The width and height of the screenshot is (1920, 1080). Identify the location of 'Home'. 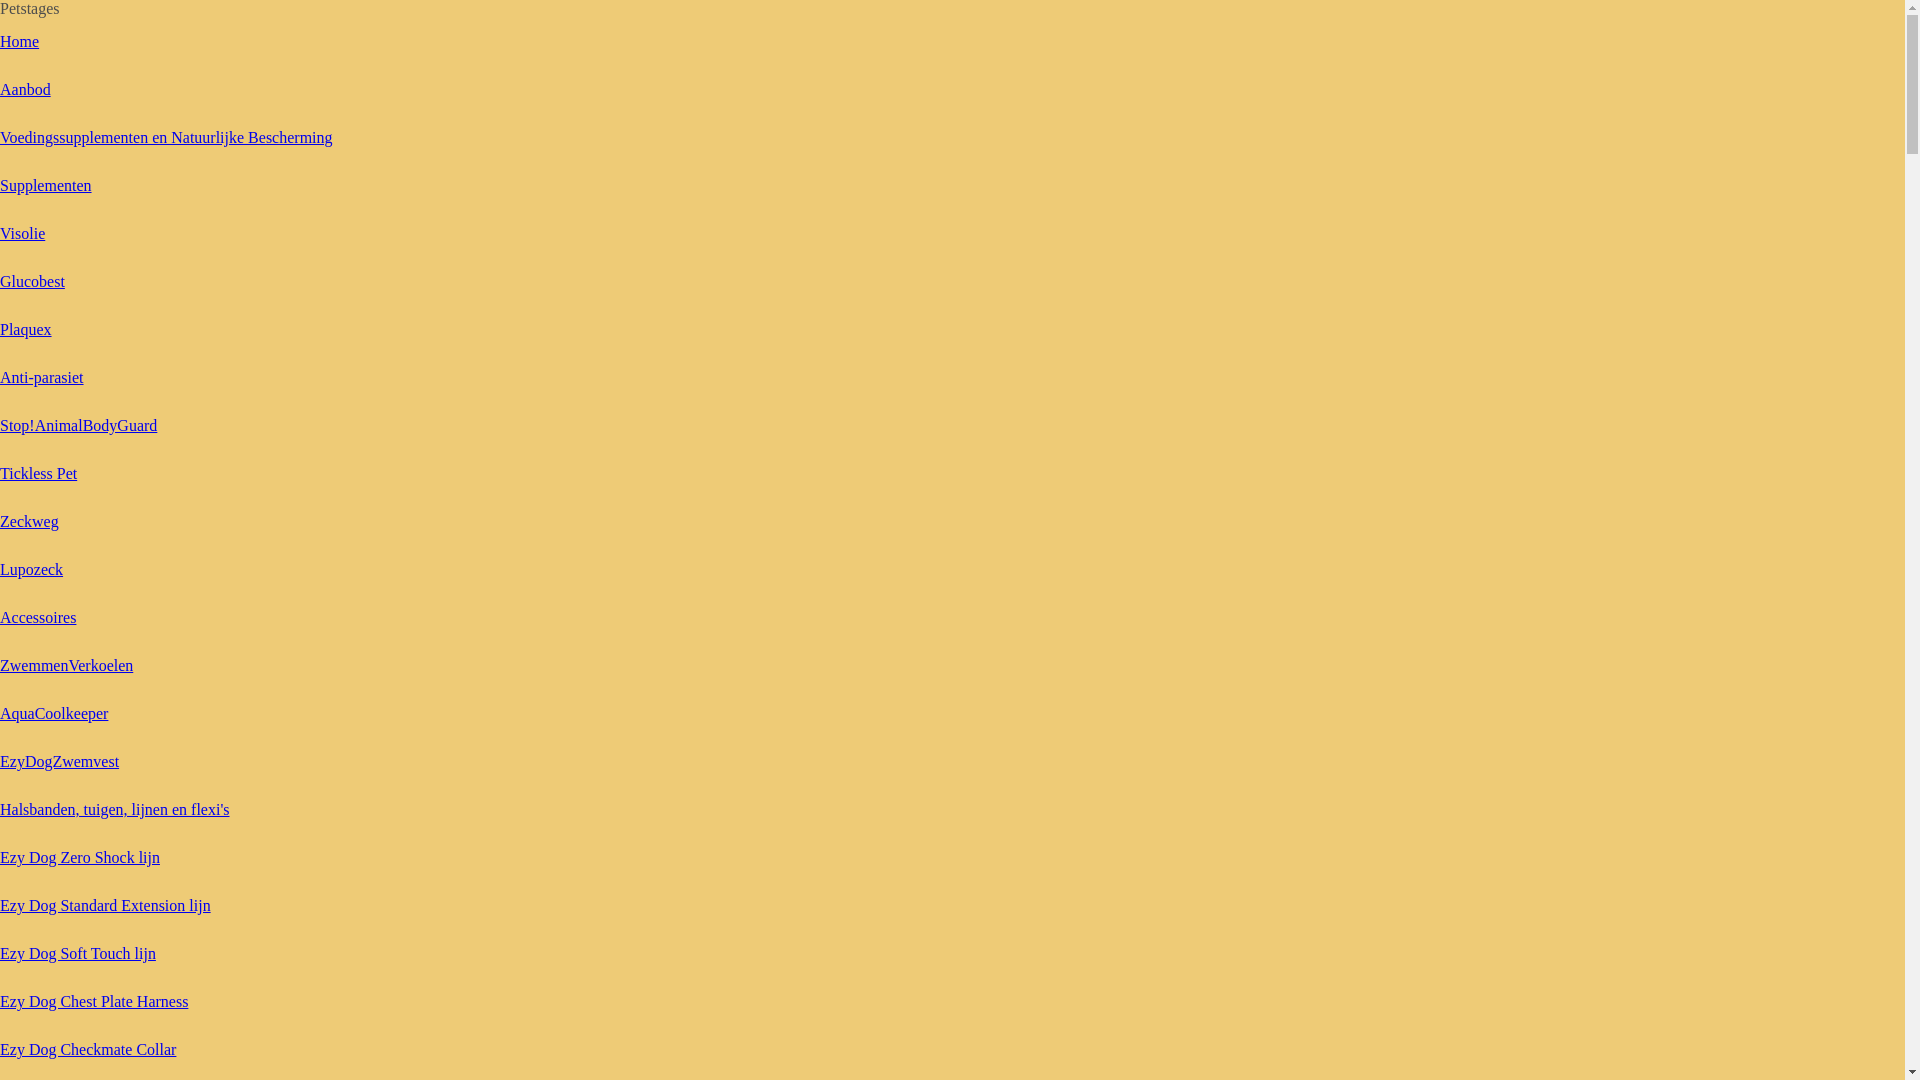
(19, 41).